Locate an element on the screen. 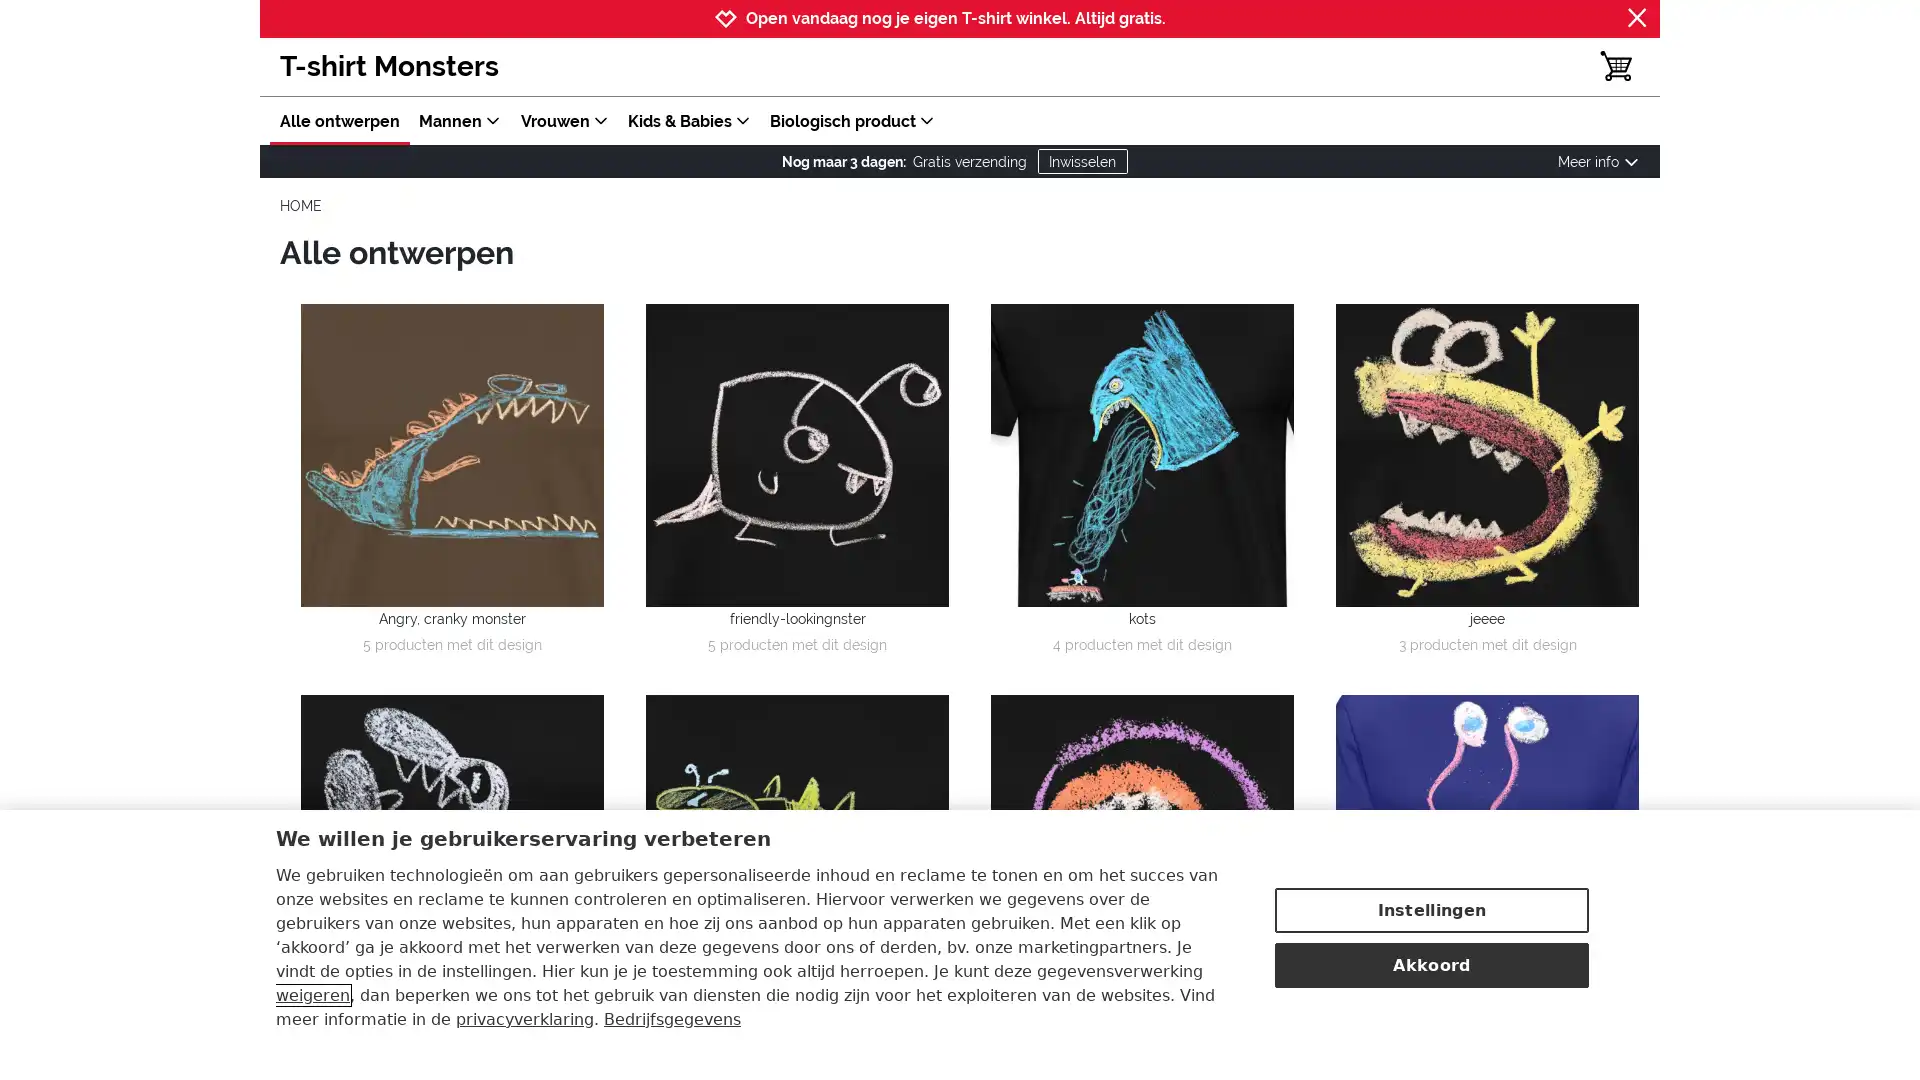 The image size is (1920, 1080). jeeee - Mannen Premium T-shirt is located at coordinates (1487, 454).